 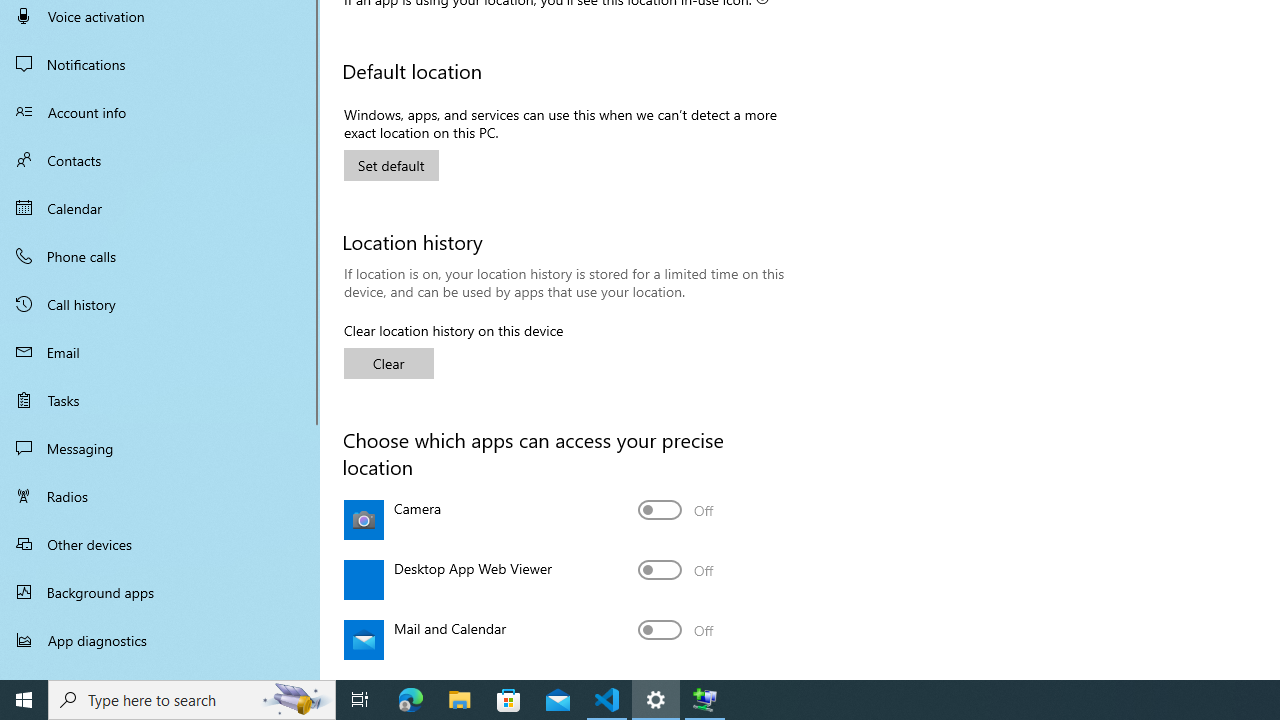 I want to click on 'Phone calls', so click(x=160, y=254).